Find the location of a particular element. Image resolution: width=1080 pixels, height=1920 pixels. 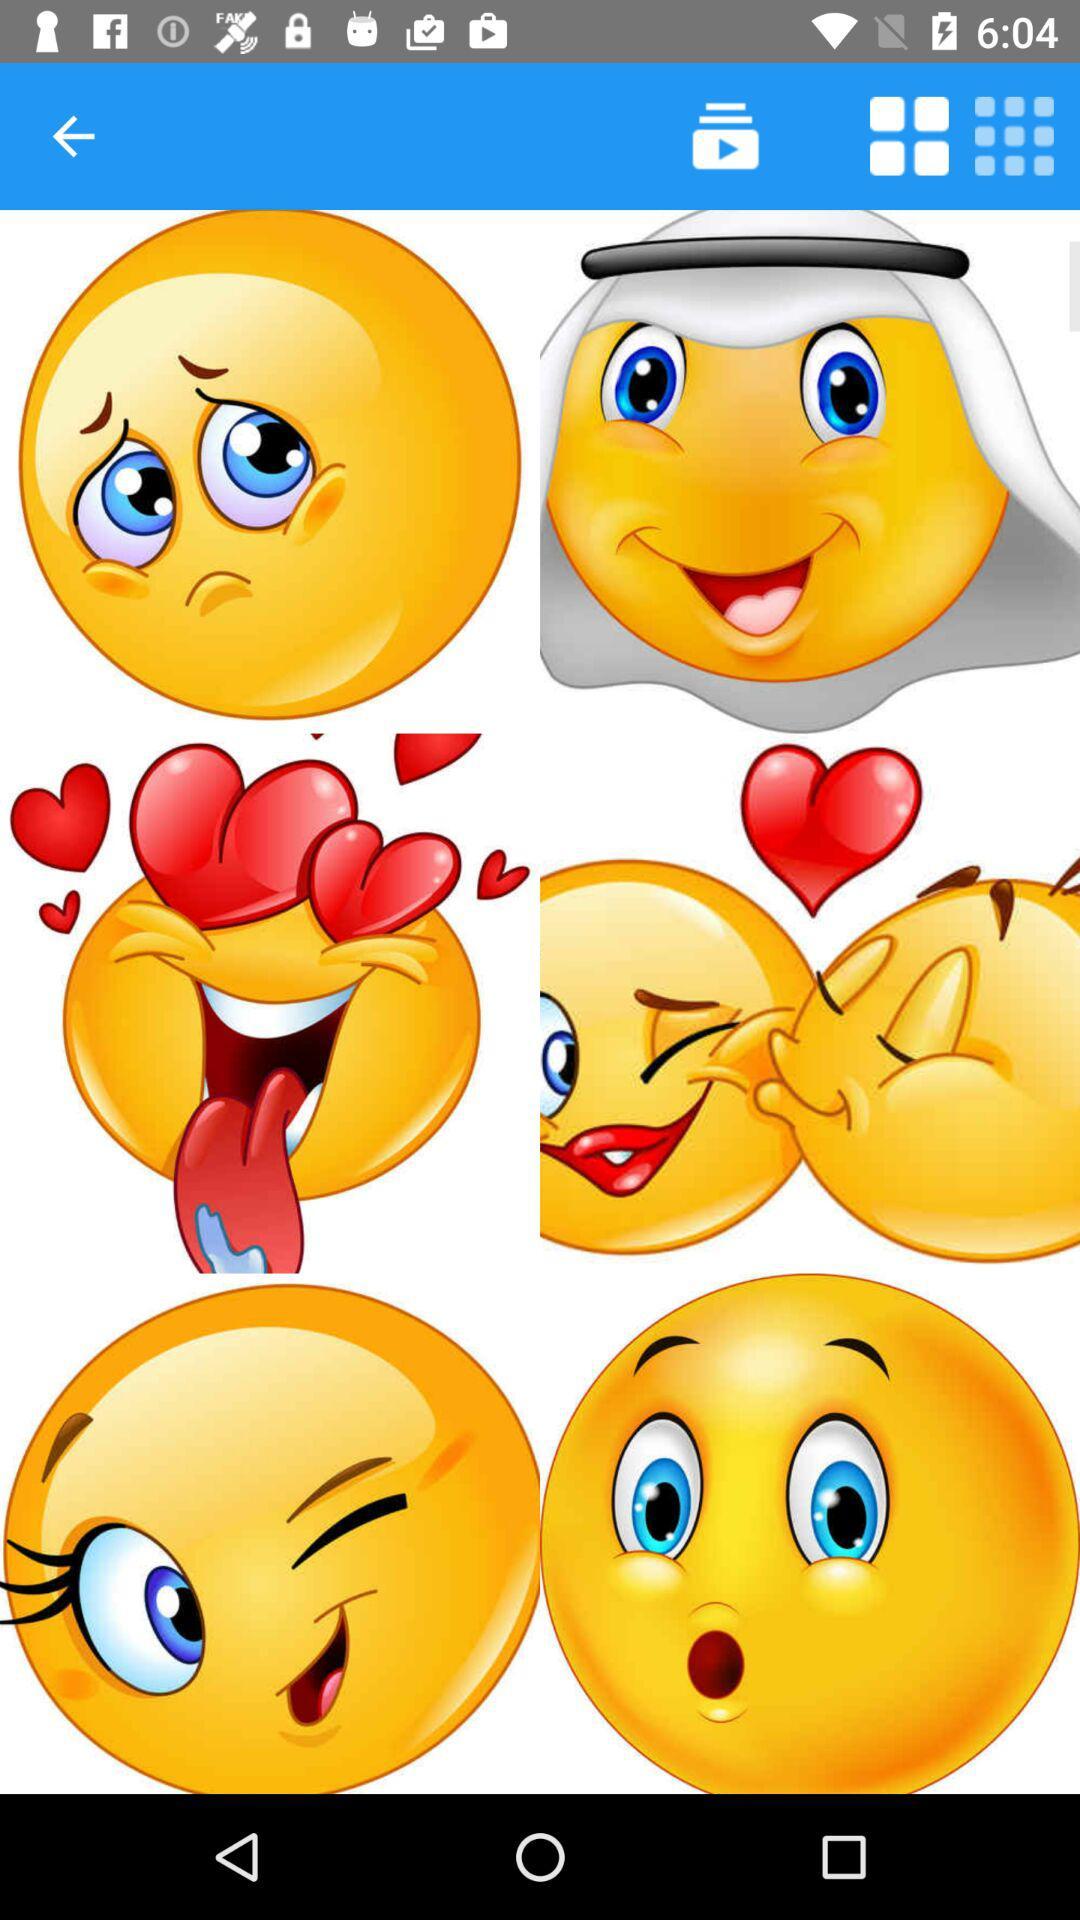

choose small sticker display option is located at coordinates (1014, 135).